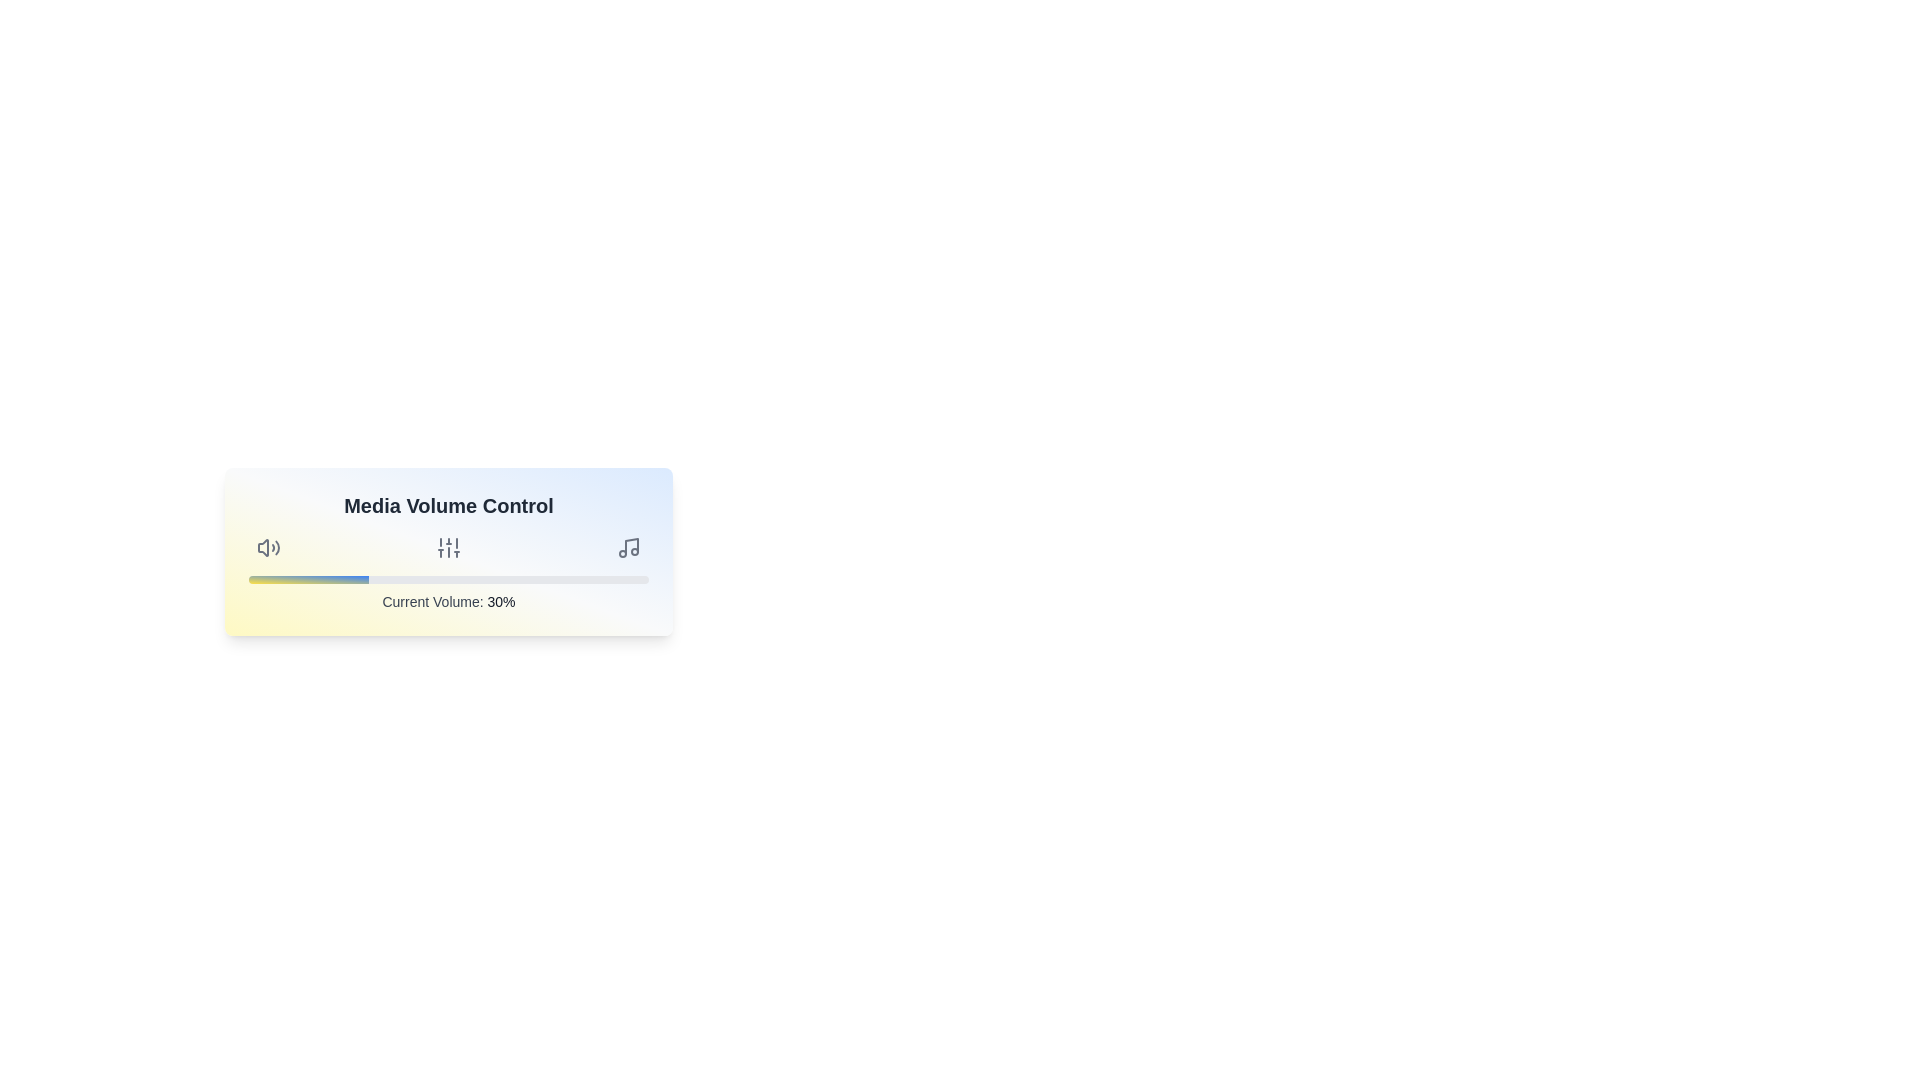 Image resolution: width=1920 pixels, height=1080 pixels. I want to click on the volume, so click(548, 579).